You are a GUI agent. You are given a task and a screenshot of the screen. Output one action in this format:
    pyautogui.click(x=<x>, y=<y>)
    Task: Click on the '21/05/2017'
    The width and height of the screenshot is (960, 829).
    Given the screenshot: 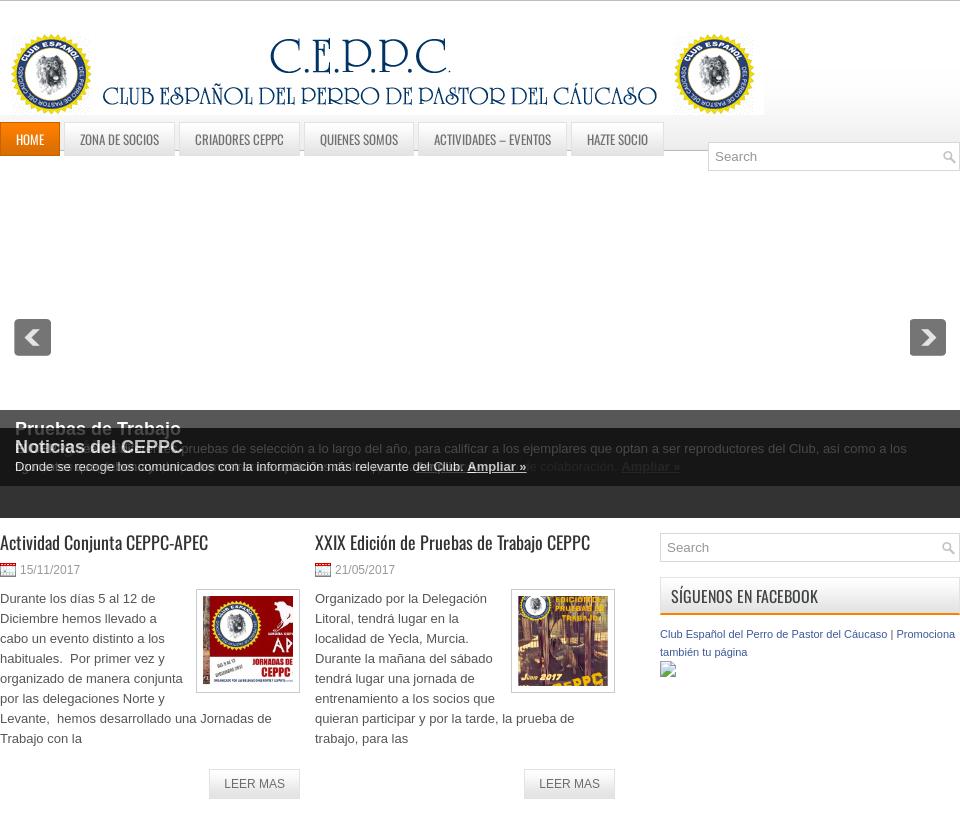 What is the action you would take?
    pyautogui.click(x=363, y=569)
    